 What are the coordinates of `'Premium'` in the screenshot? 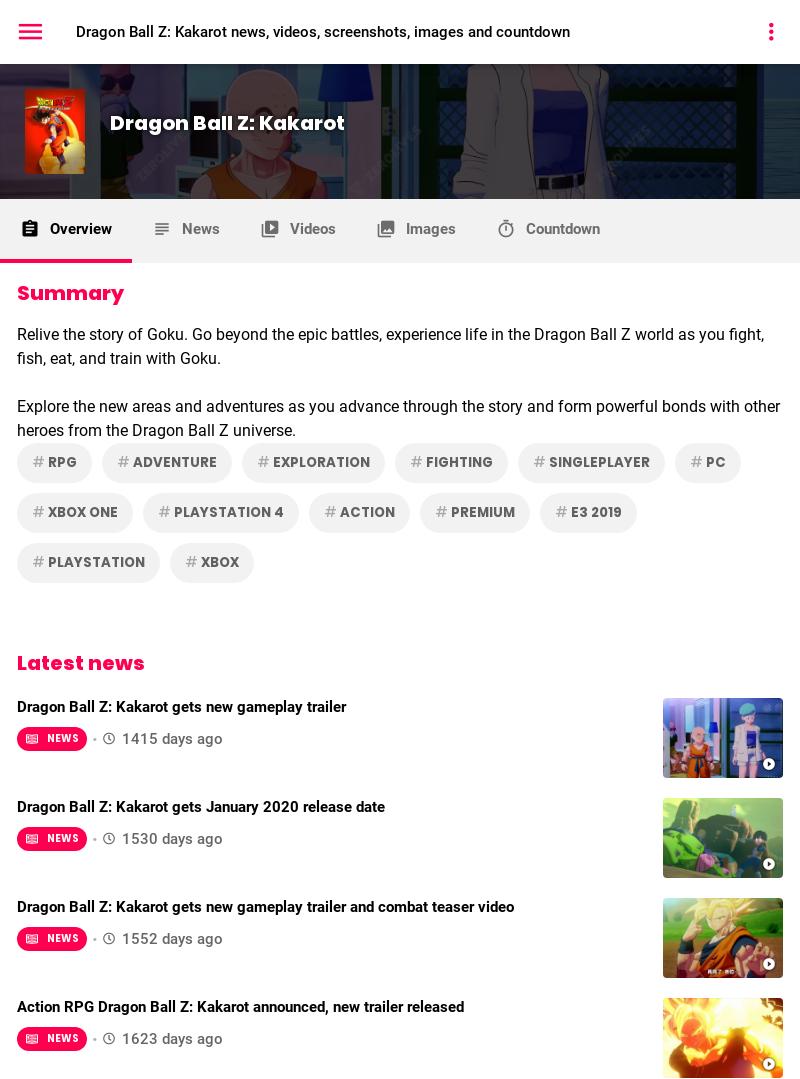 It's located at (481, 511).